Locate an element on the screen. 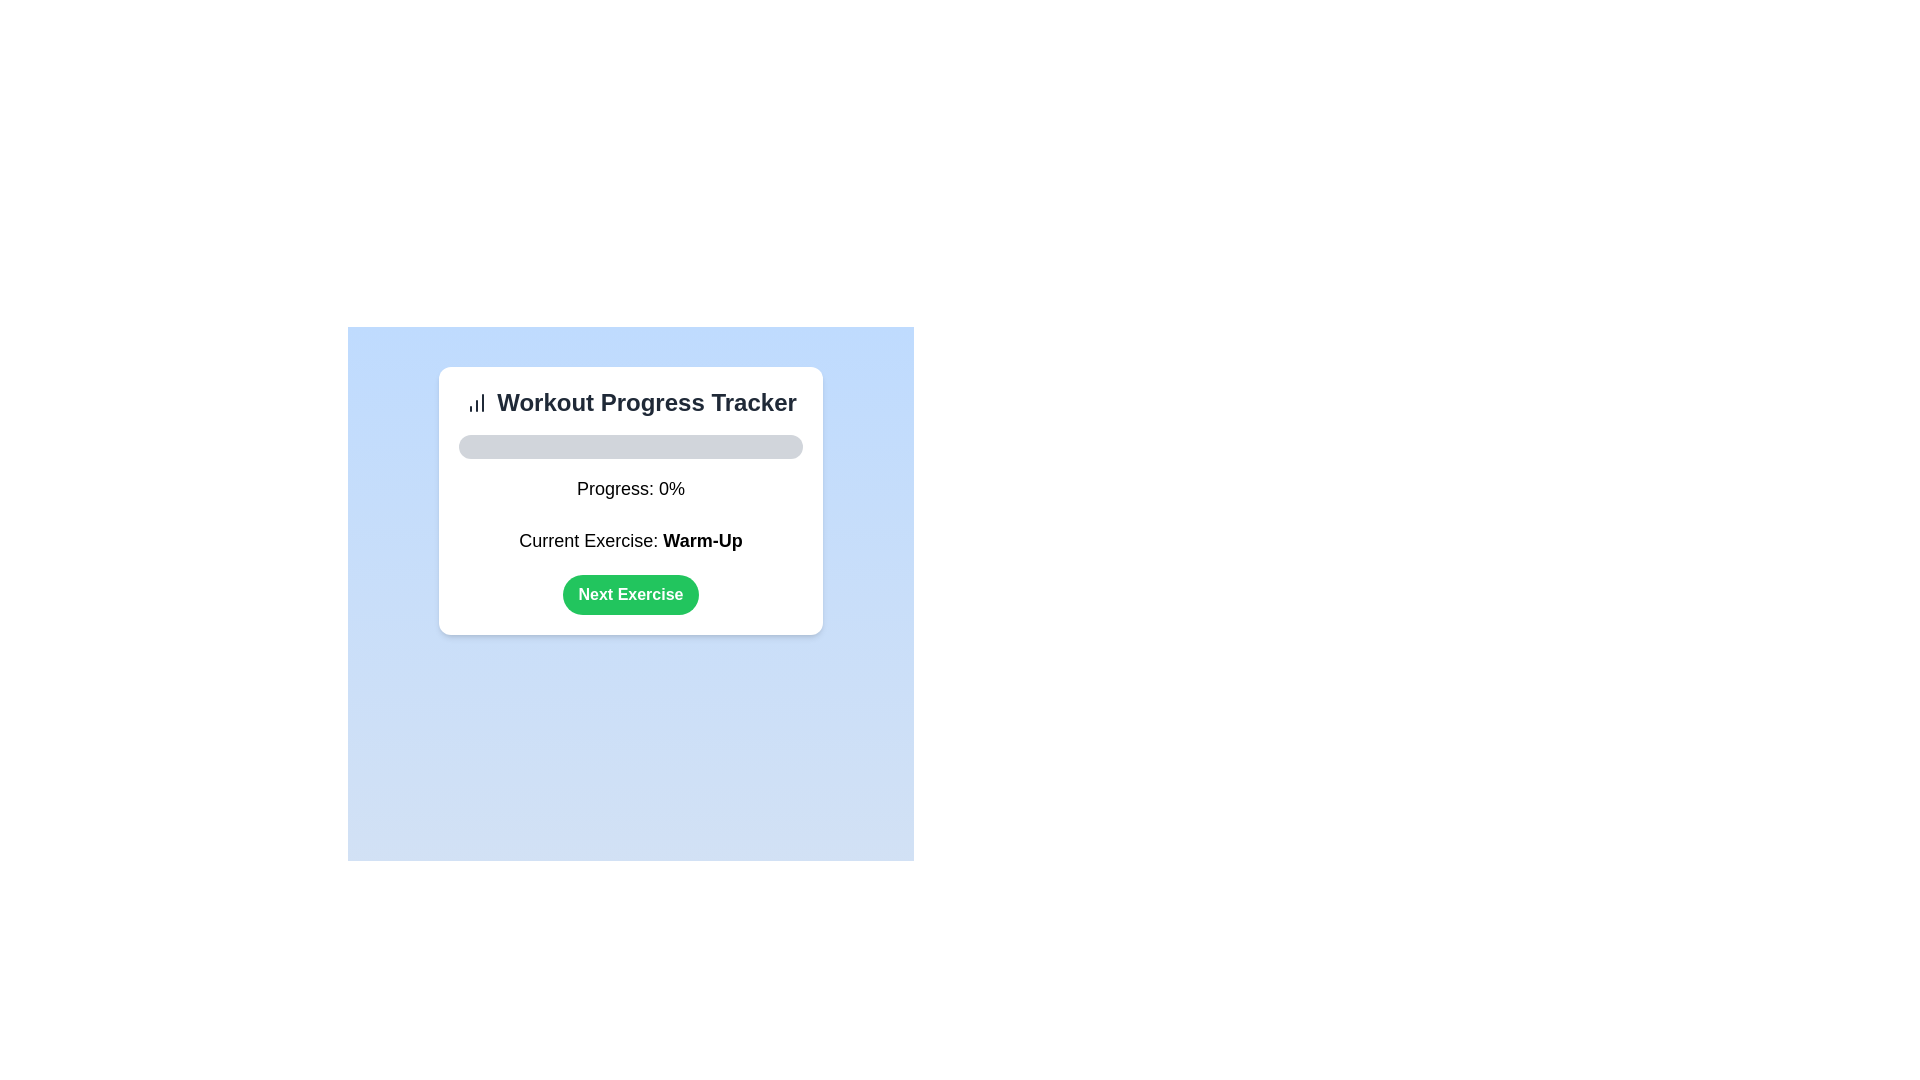 The width and height of the screenshot is (1920, 1080). the rounded green button with white text reading 'Next Exercise' is located at coordinates (629, 593).